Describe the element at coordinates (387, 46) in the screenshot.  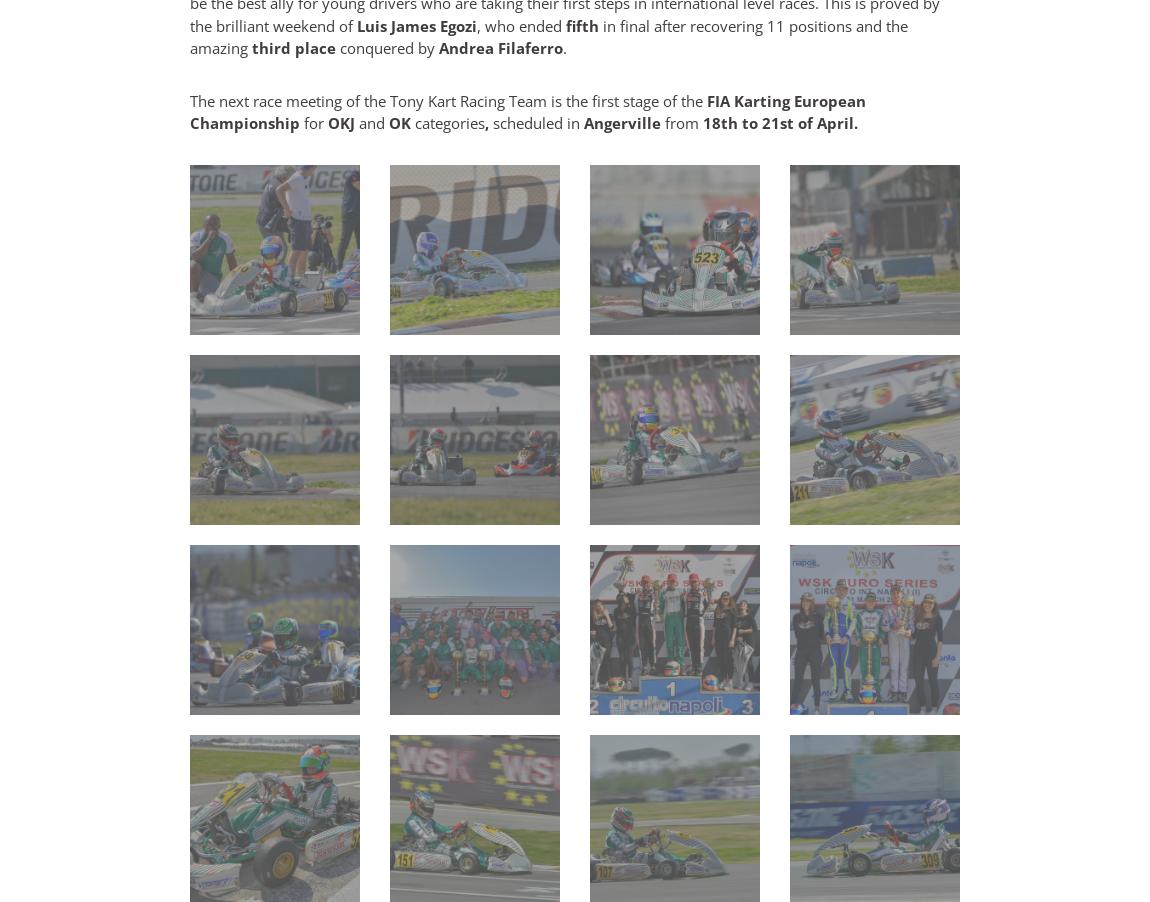
I see `'conquered by'` at that location.